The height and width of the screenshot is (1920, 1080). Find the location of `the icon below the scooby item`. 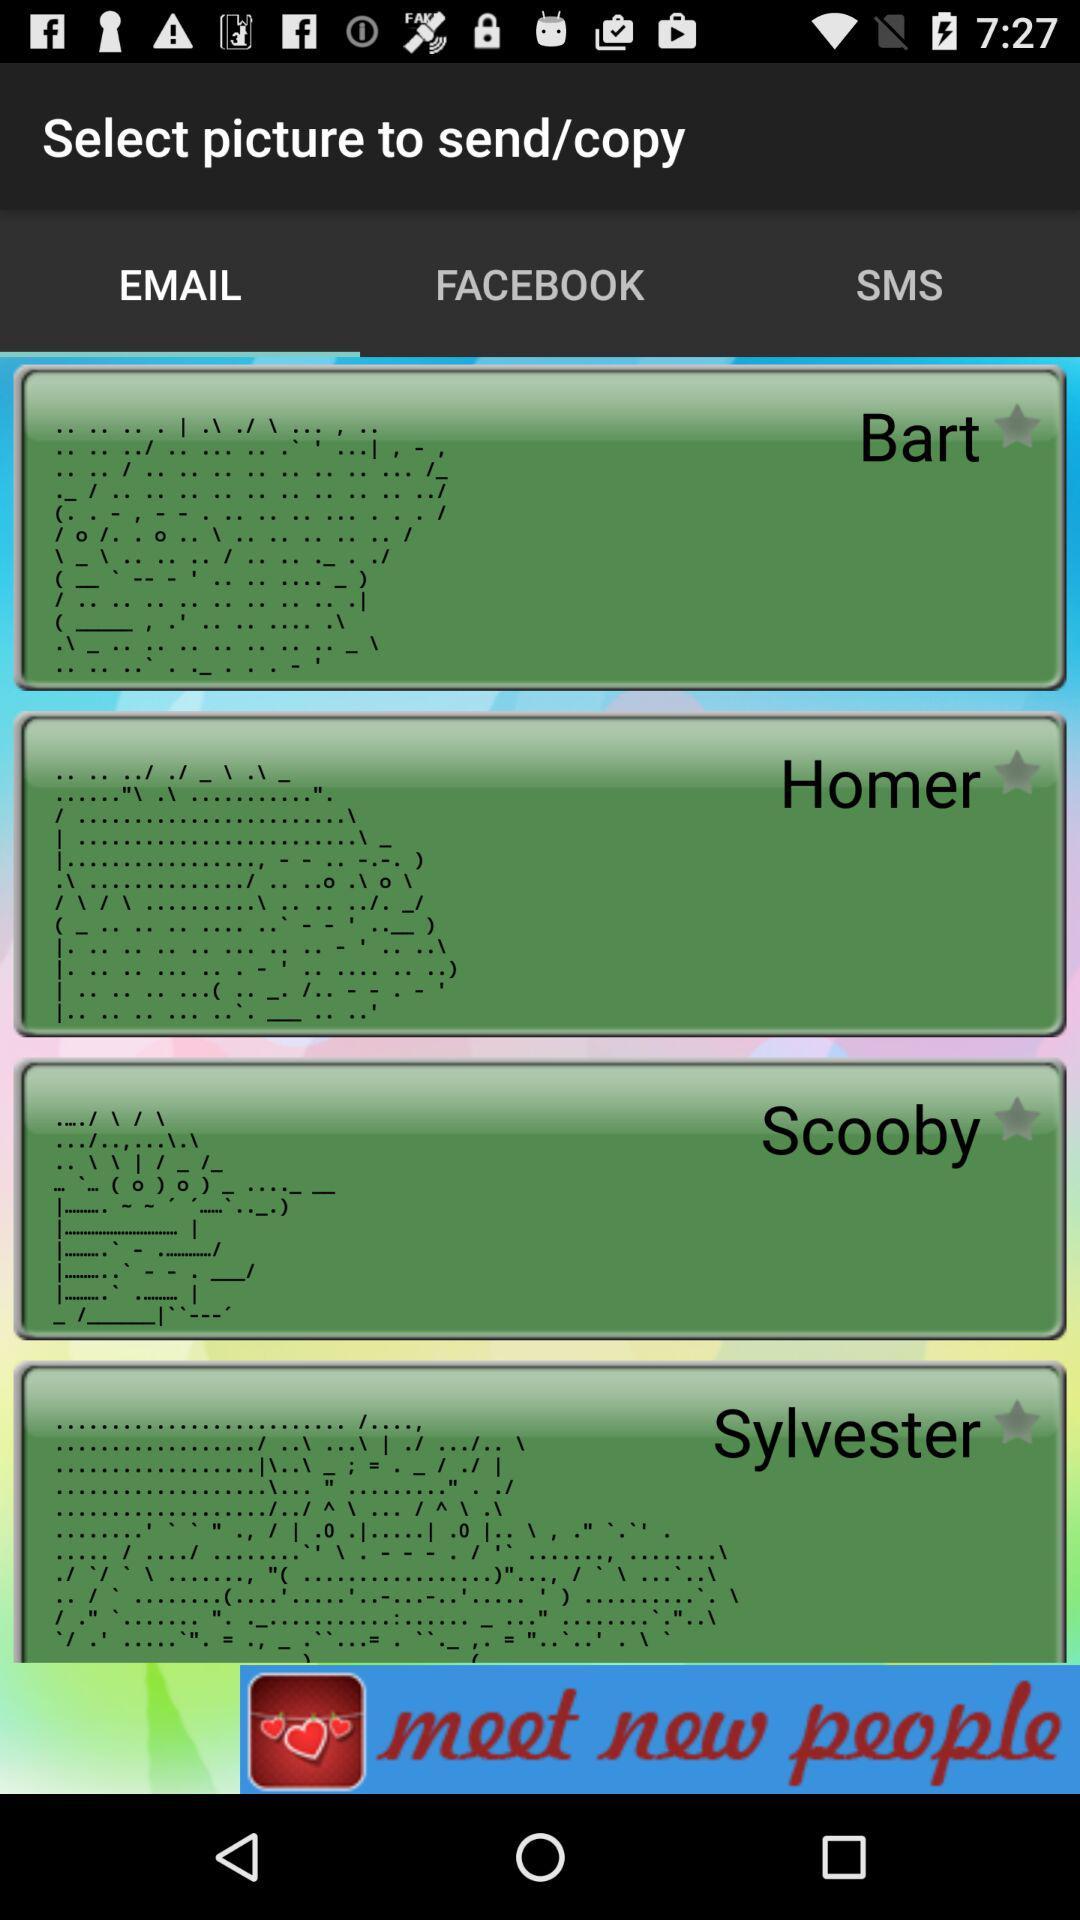

the icon below the scooby item is located at coordinates (846, 1430).